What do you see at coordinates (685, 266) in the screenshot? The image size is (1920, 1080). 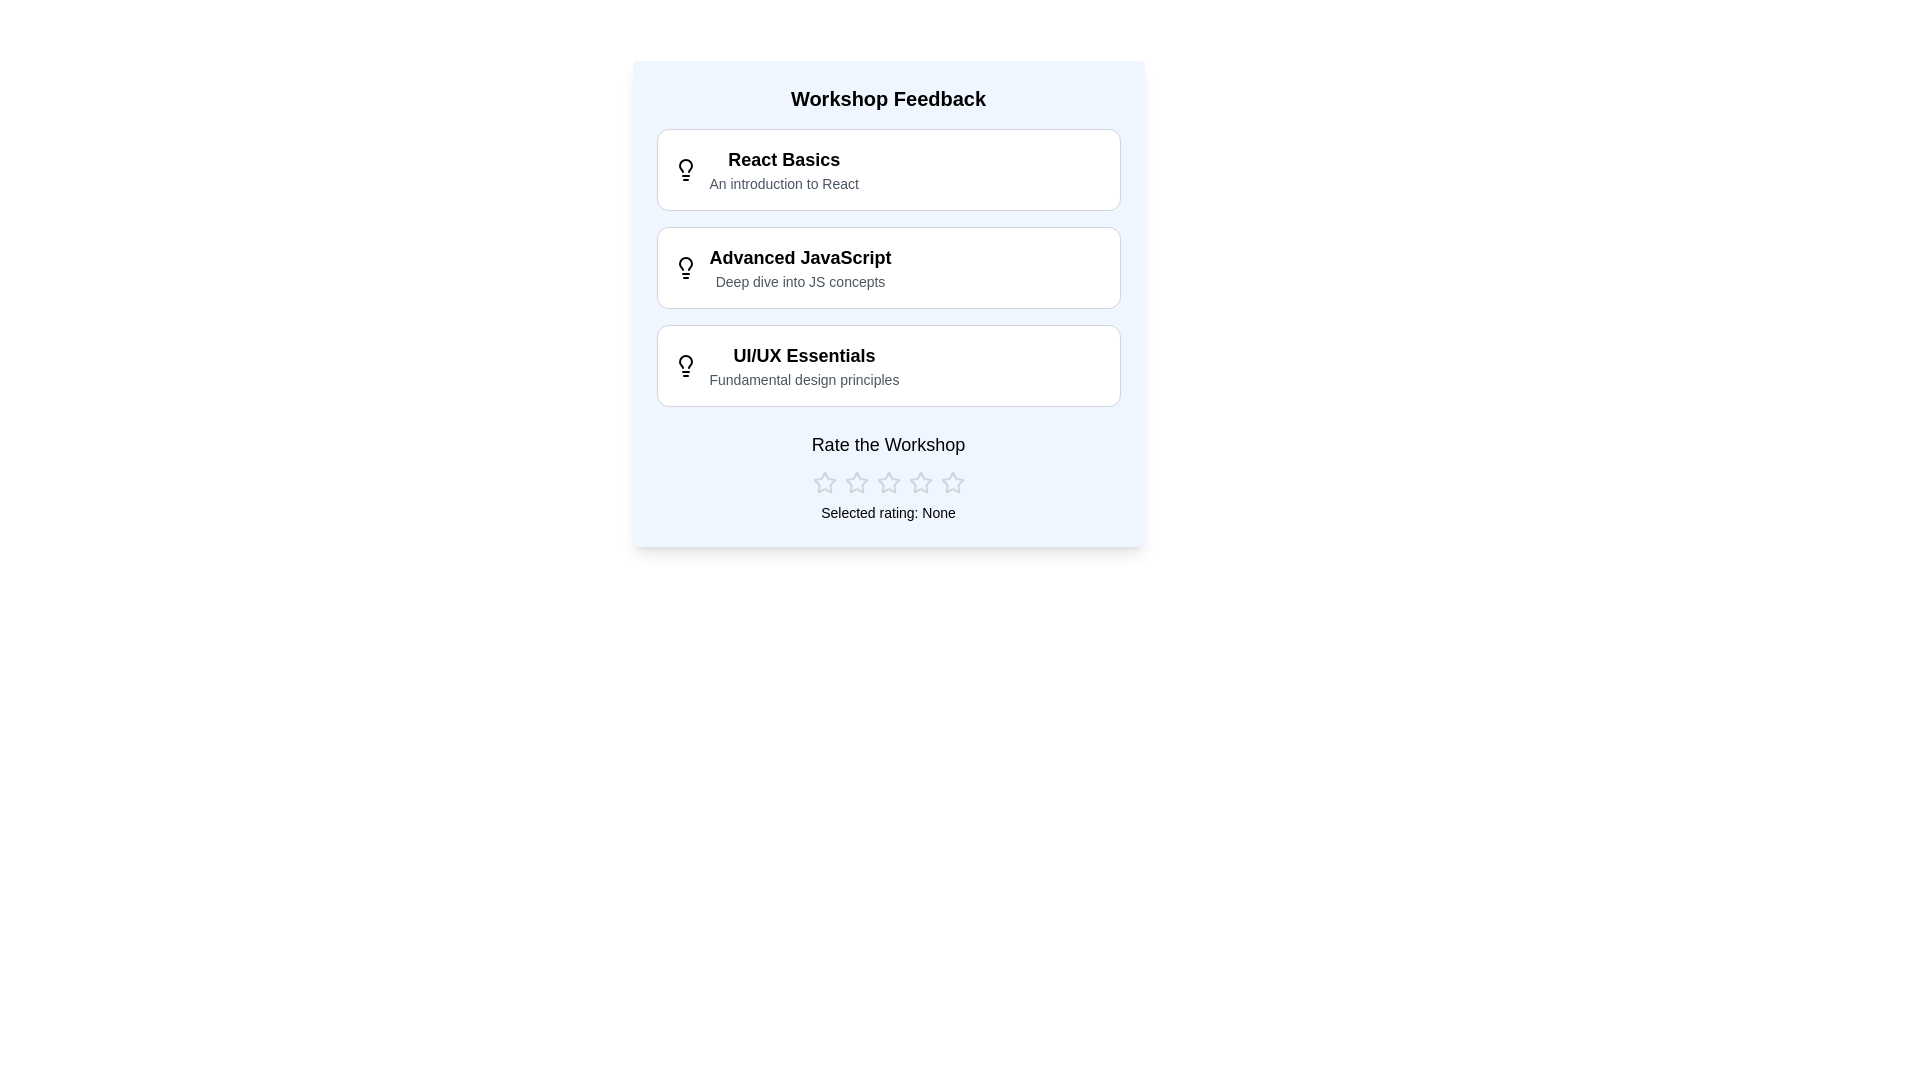 I see `the decorative icon that represents learning or knowledge, positioned to the left of the 'Advanced JavaScript' text in the workshop feedback interface` at bounding box center [685, 266].